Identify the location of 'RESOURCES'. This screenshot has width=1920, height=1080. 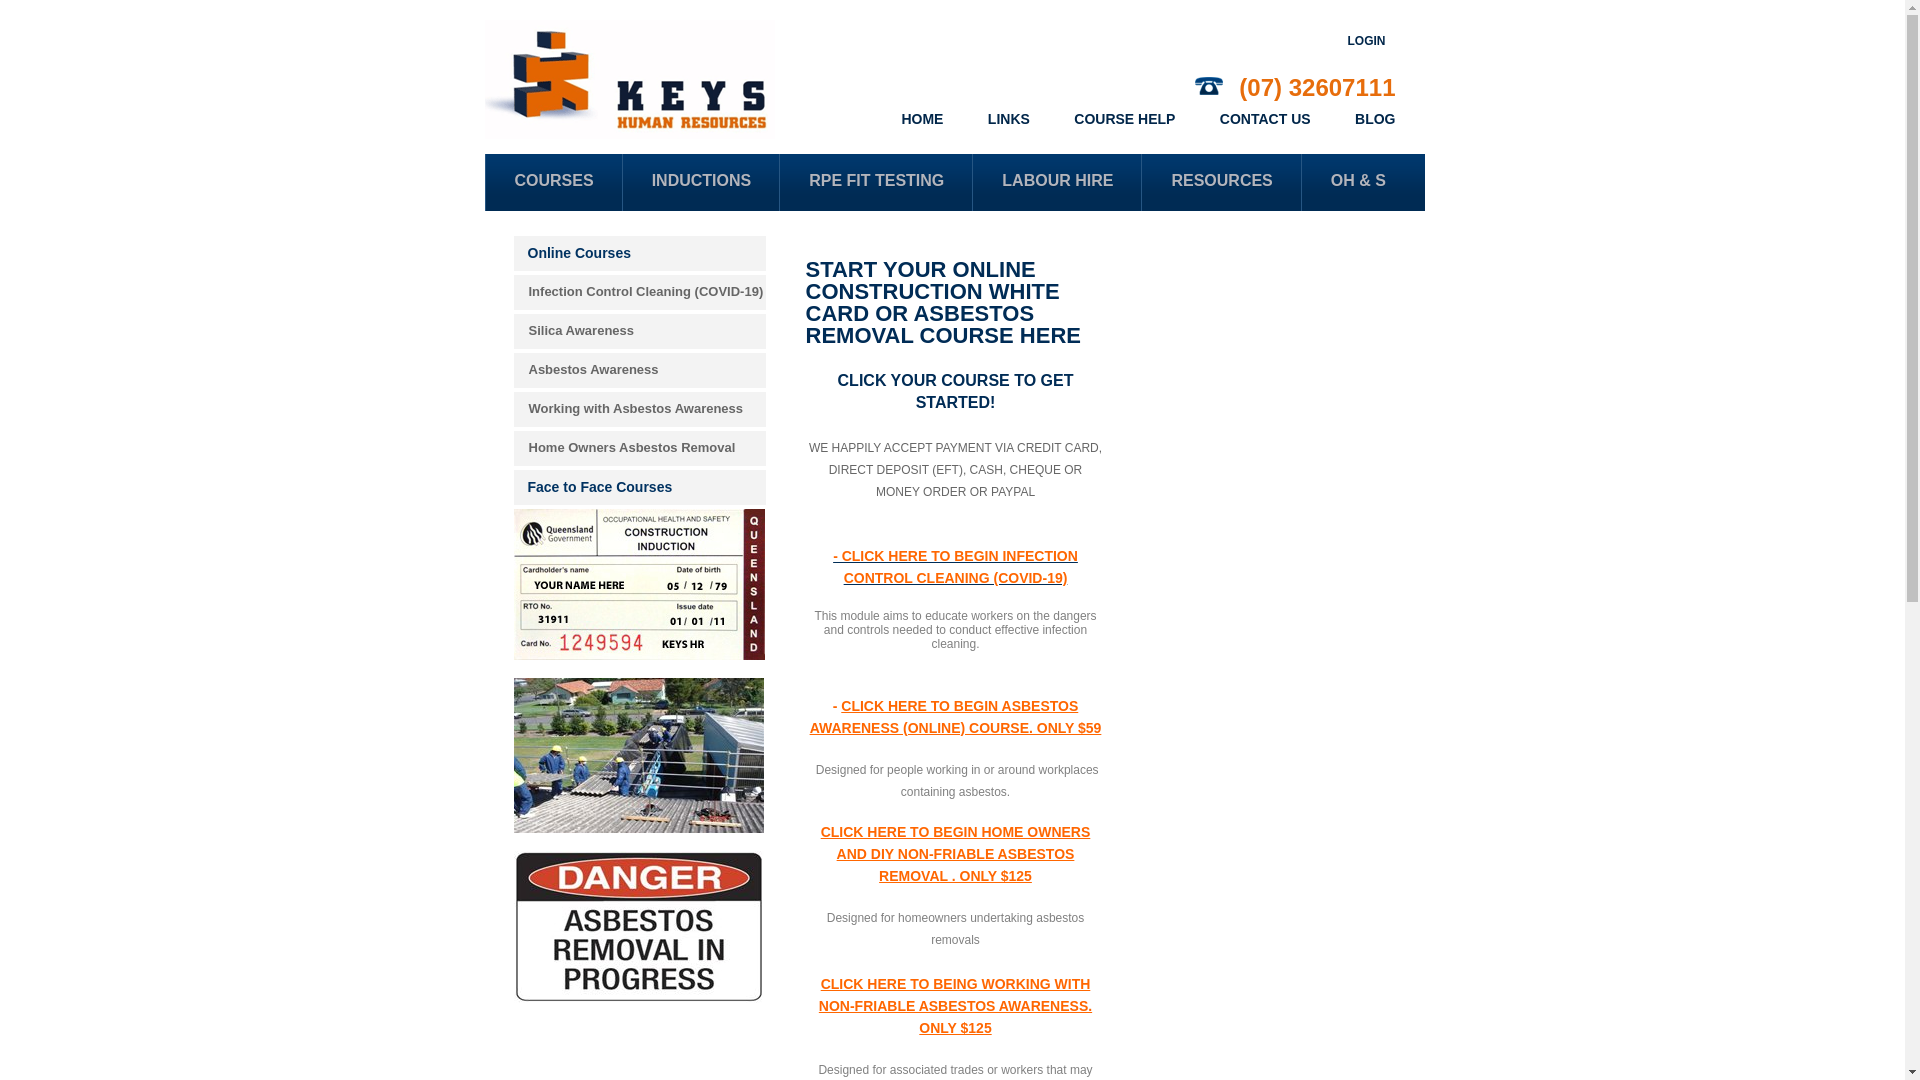
(1219, 182).